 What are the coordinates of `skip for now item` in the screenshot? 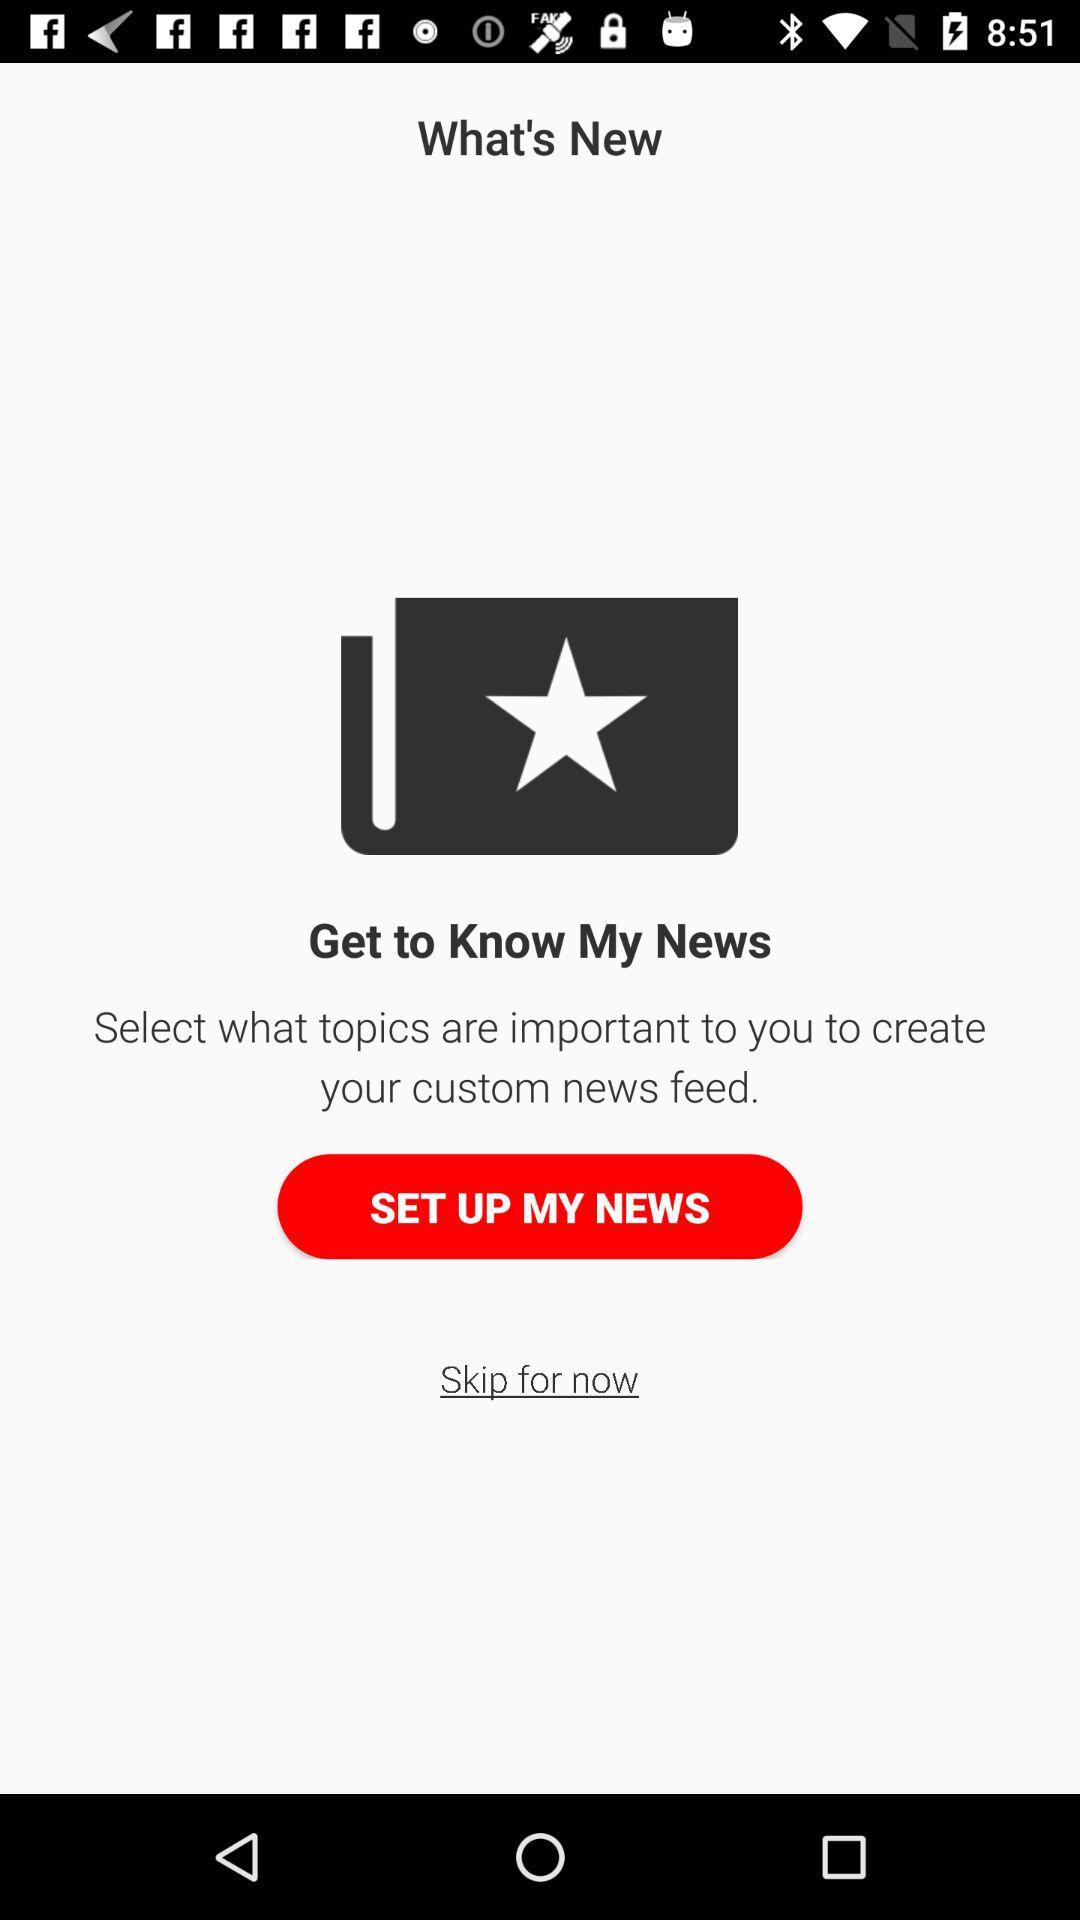 It's located at (538, 1377).